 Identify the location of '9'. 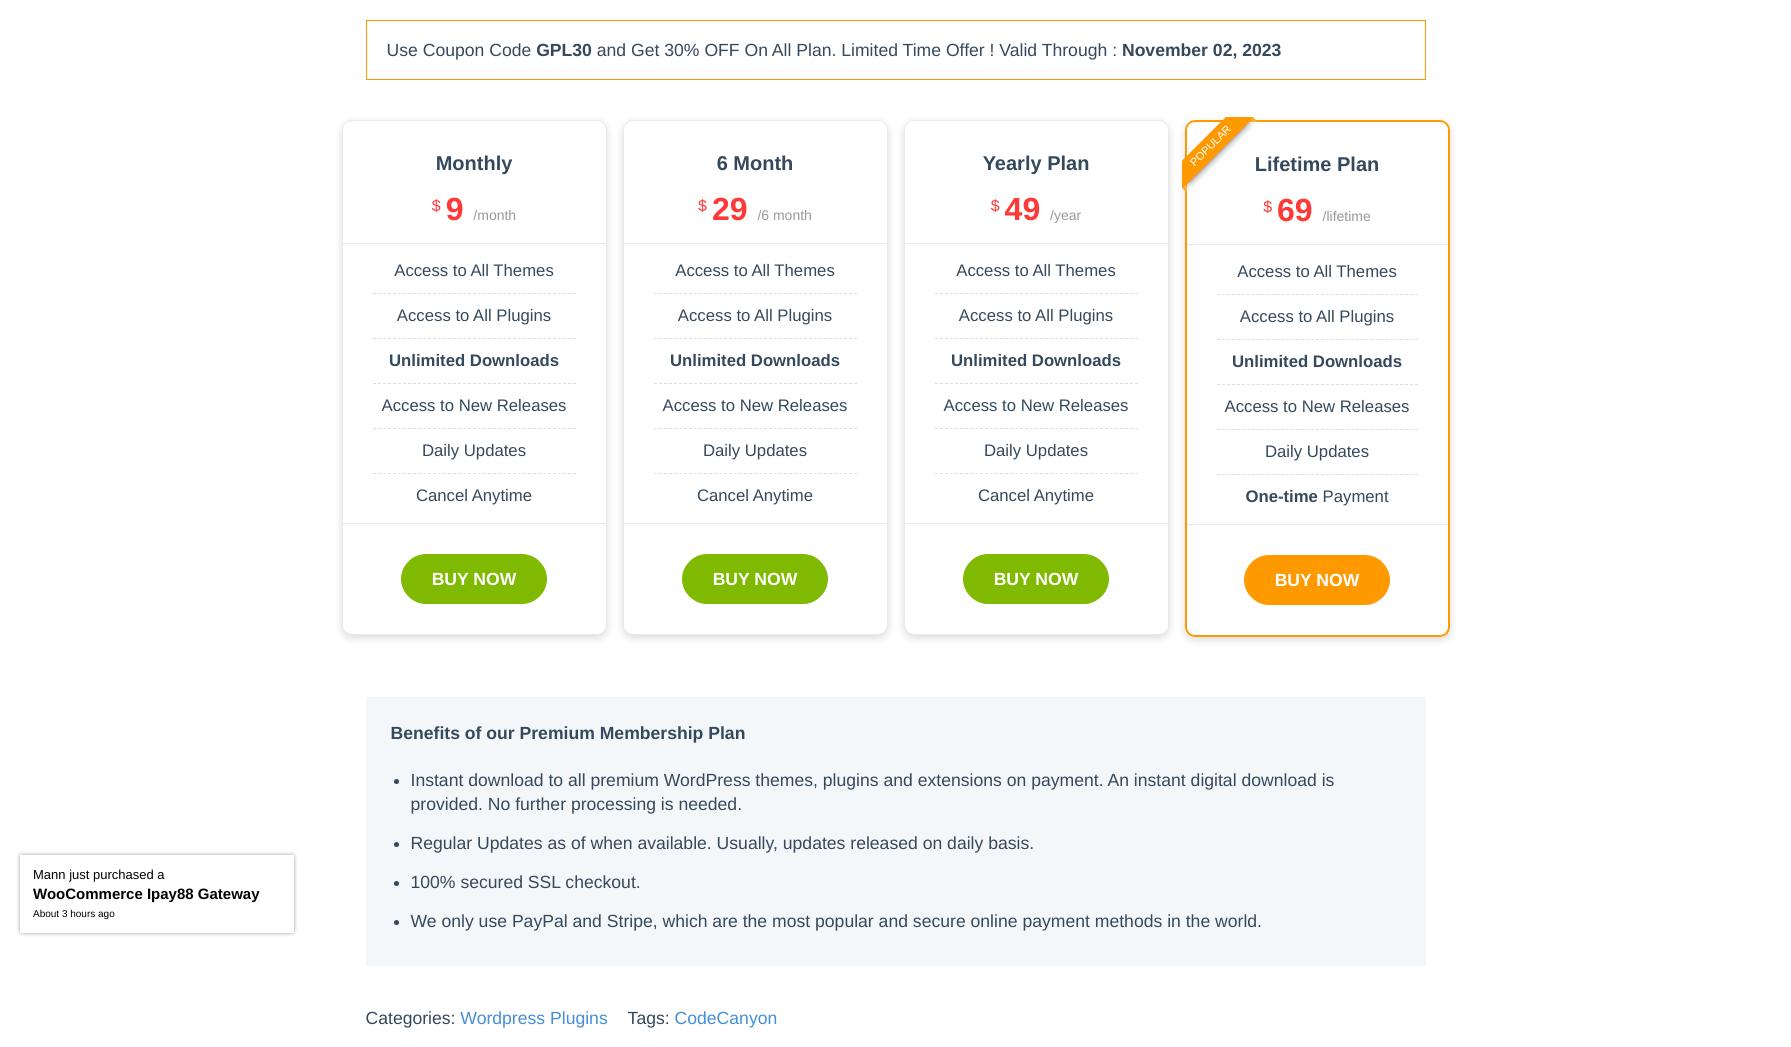
(445, 207).